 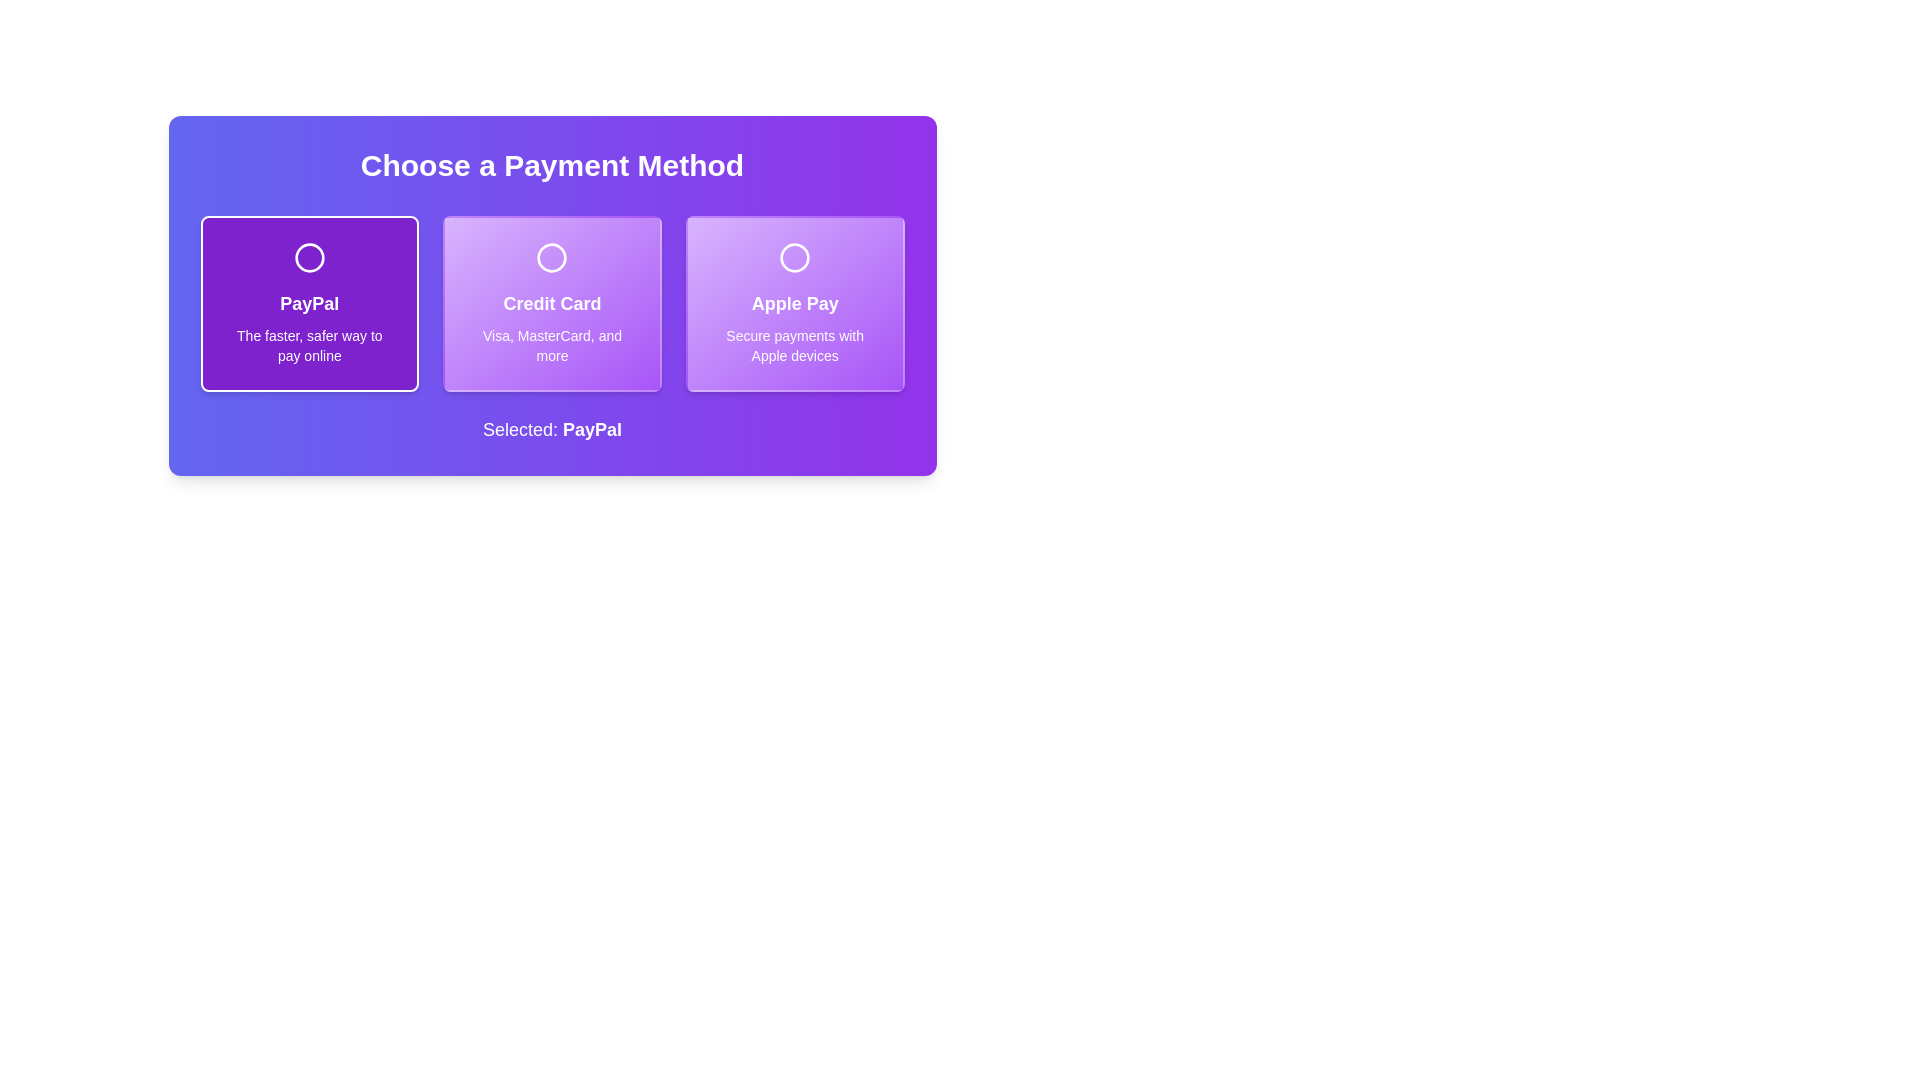 I want to click on the circular graphical component representing a choice within the payment method card, which is part of the 'Credit Card' option box, so click(x=552, y=257).